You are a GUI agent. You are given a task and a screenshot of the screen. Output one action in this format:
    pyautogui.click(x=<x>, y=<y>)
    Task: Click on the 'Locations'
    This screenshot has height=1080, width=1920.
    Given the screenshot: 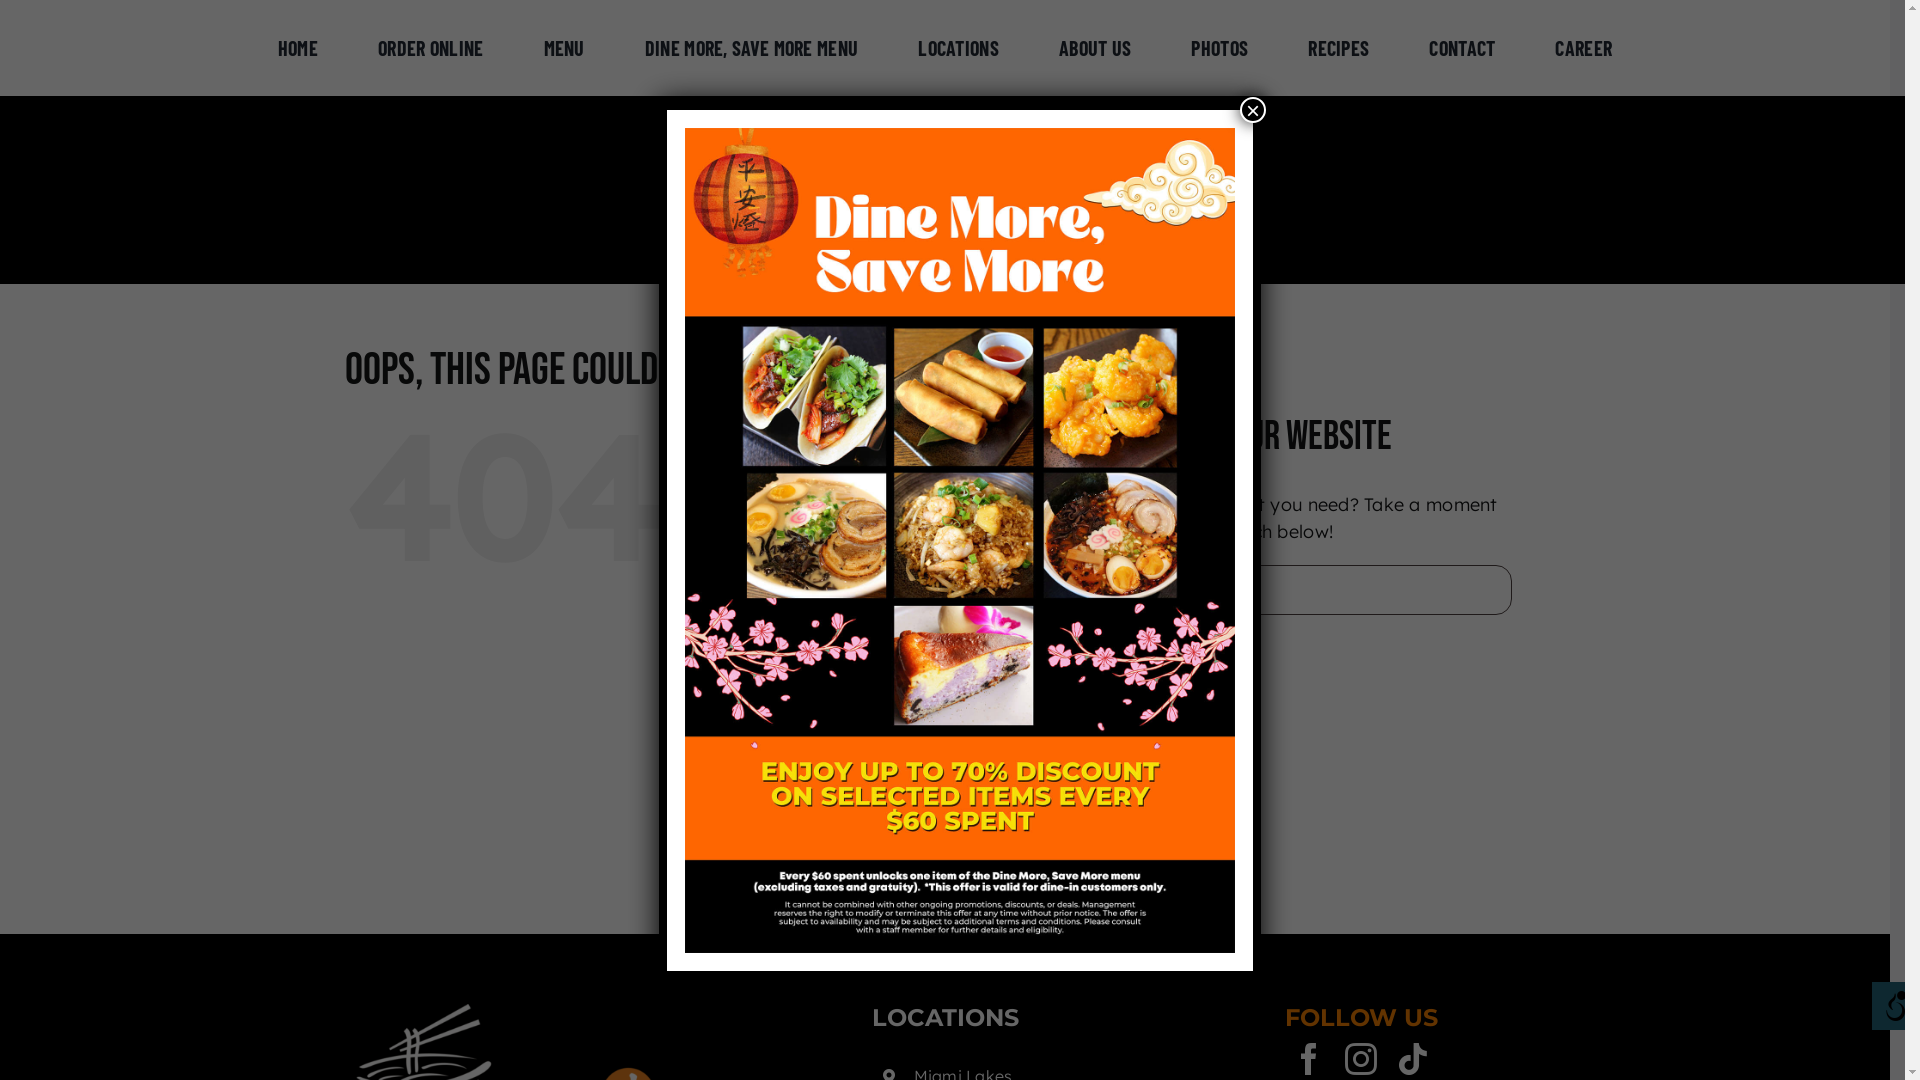 What is the action you would take?
    pyautogui.click(x=878, y=663)
    